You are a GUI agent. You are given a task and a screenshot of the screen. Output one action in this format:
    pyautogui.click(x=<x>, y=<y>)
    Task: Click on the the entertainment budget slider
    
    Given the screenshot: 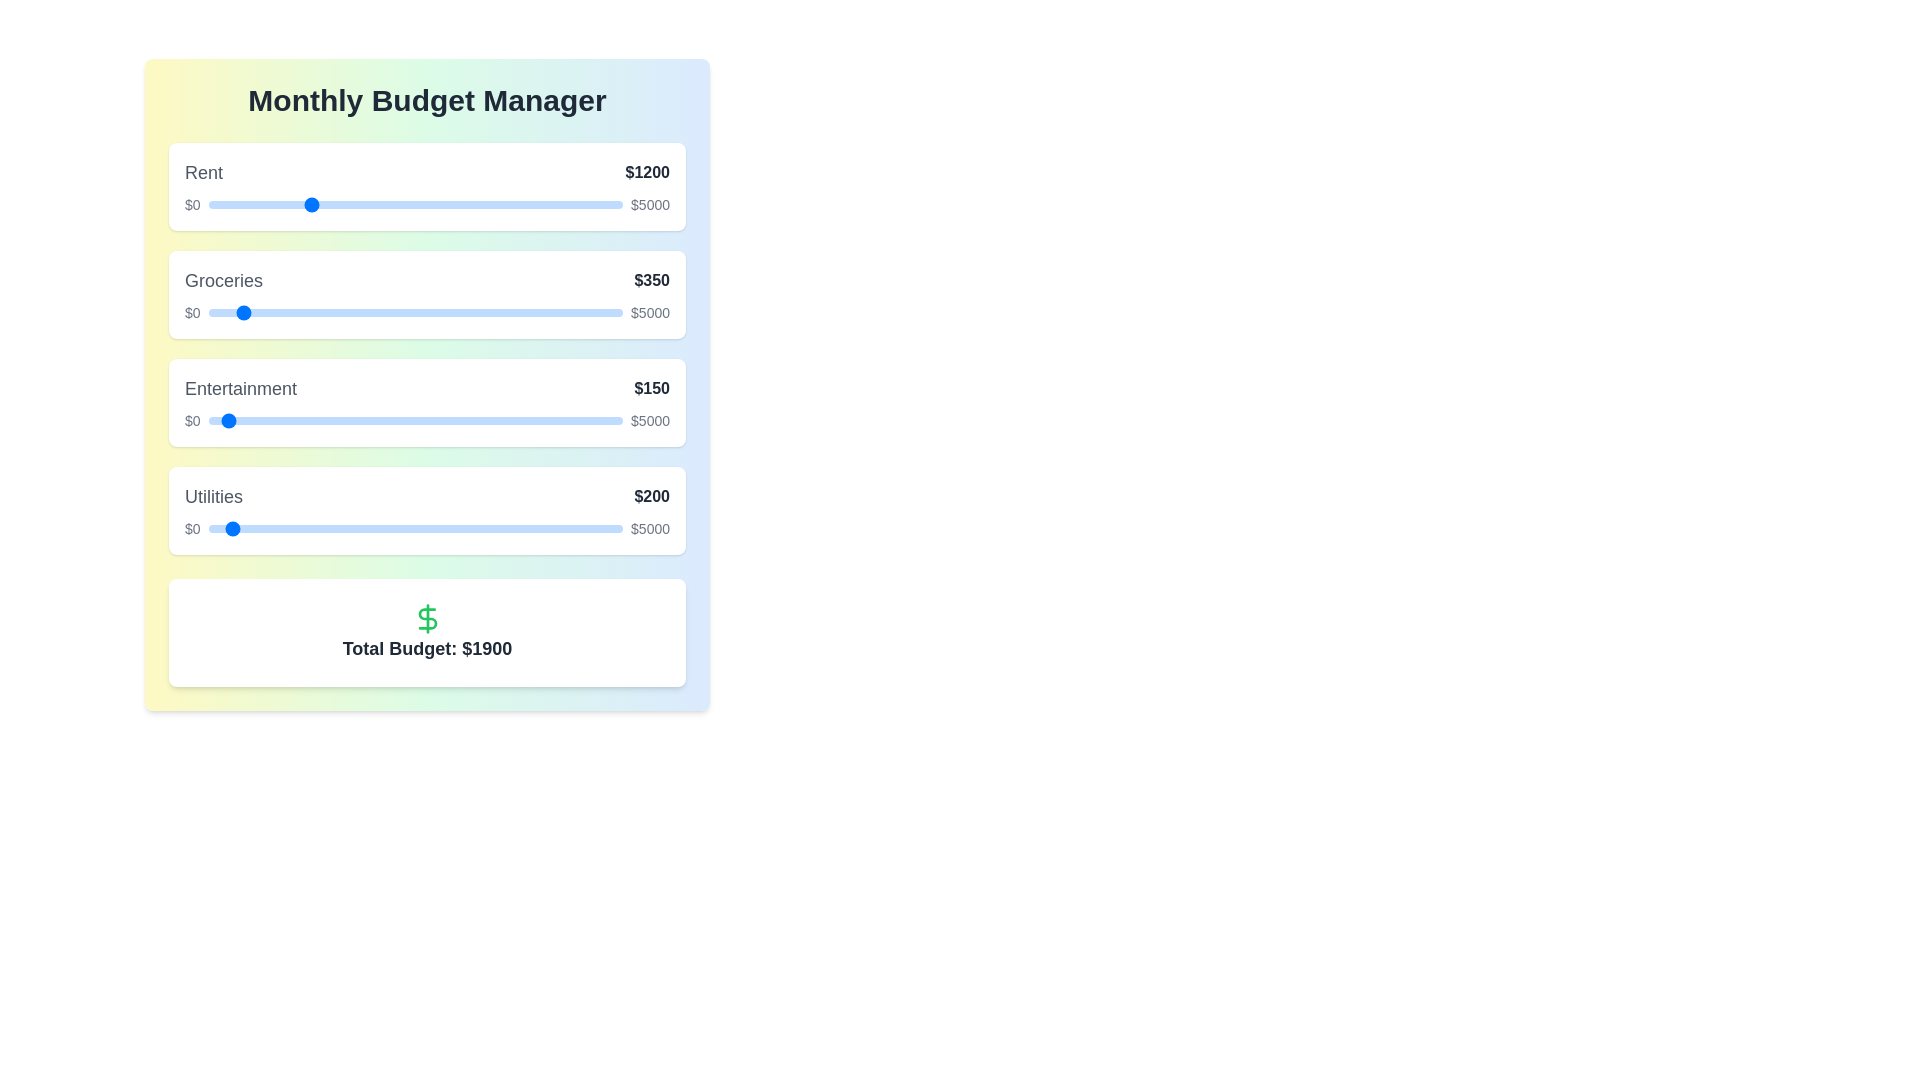 What is the action you would take?
    pyautogui.click(x=571, y=419)
    